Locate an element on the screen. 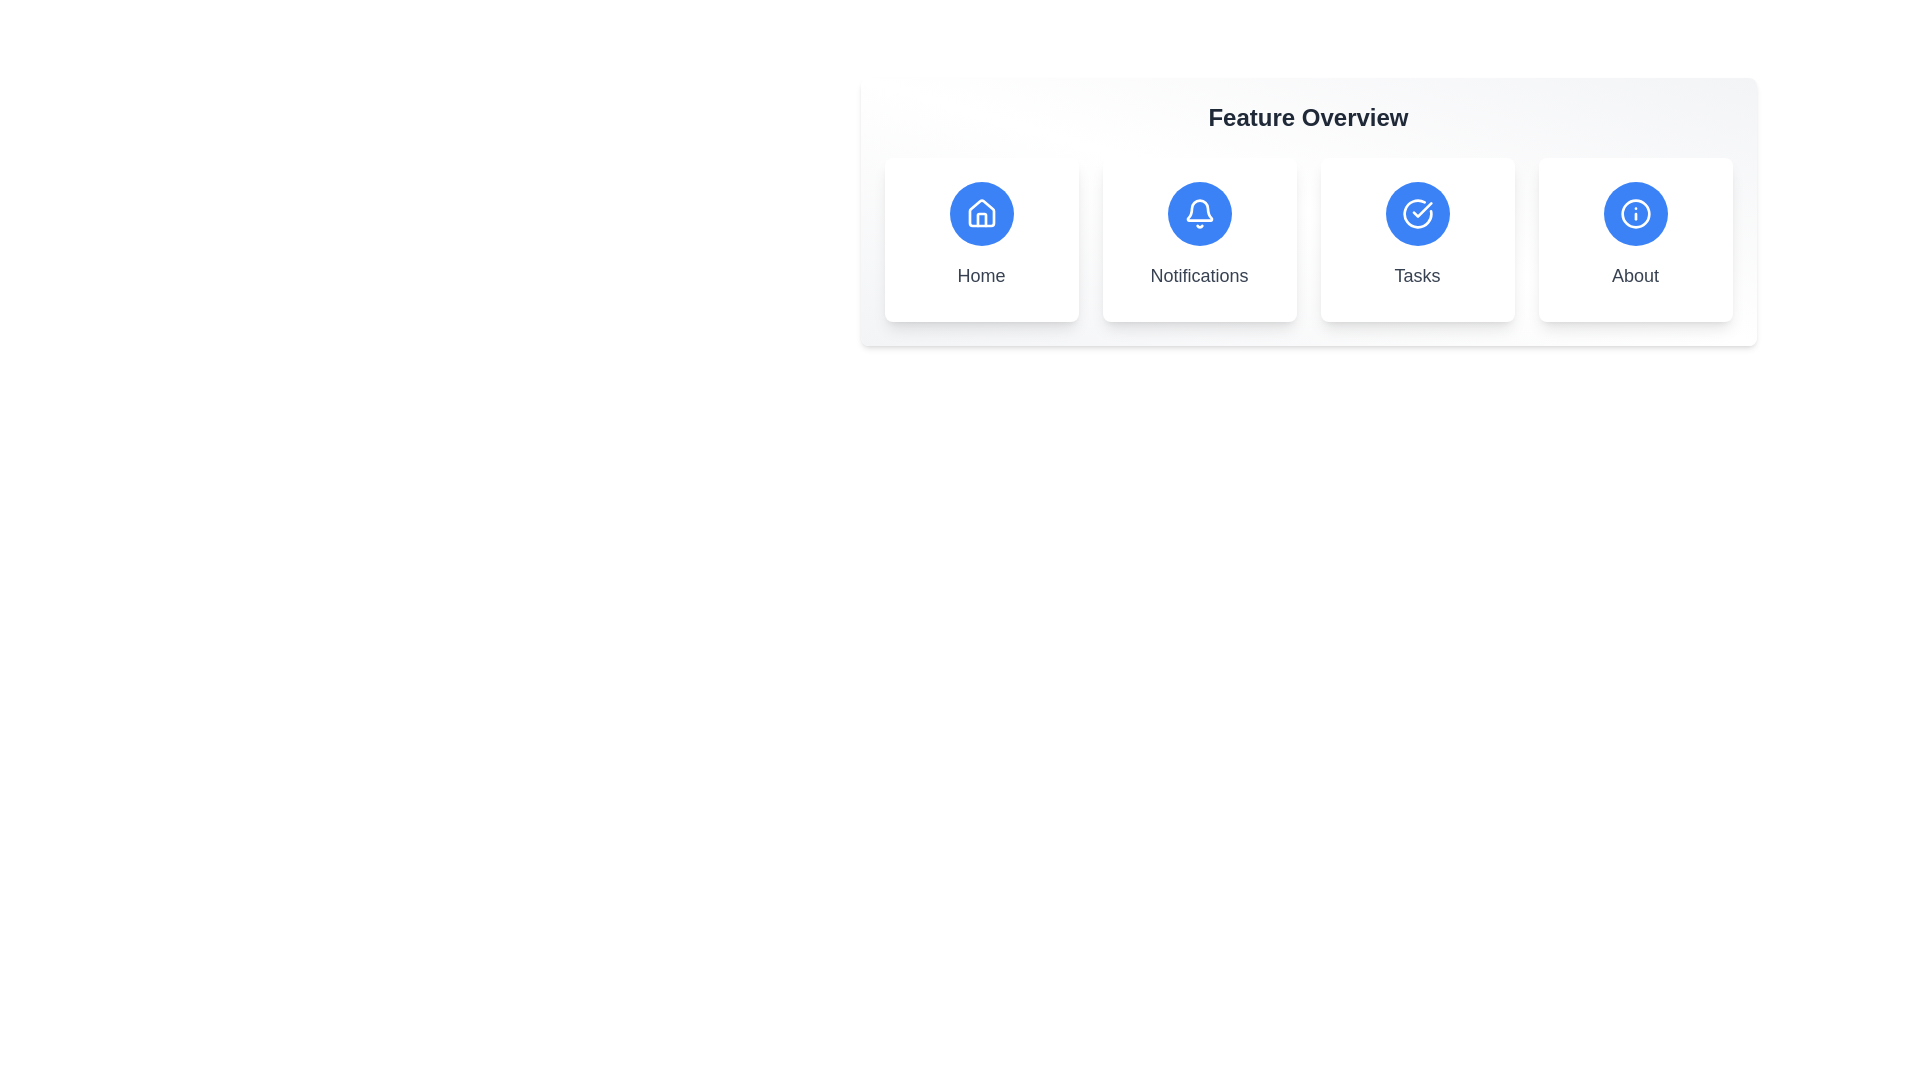  the 'Home' text label, which is styled with a medium gray font and located below a rounded blue house icon is located at coordinates (981, 276).